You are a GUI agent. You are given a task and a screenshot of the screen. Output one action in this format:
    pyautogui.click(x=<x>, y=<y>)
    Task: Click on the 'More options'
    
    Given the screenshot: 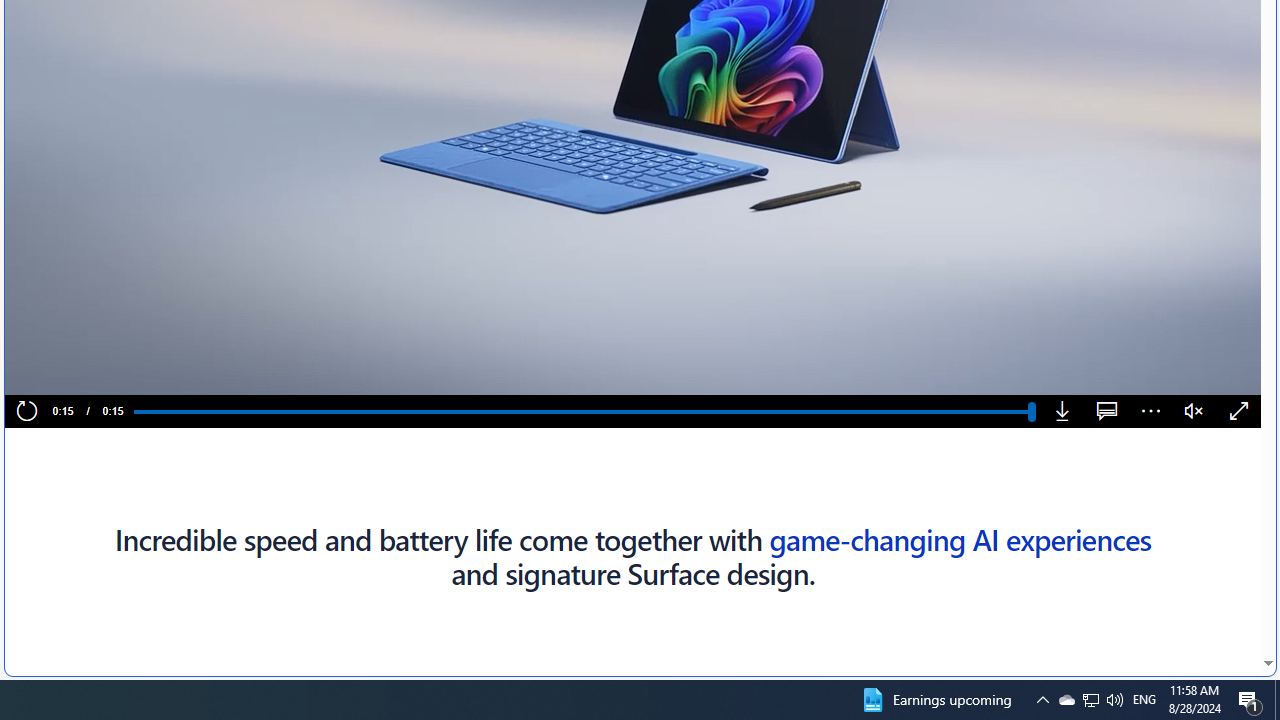 What is the action you would take?
    pyautogui.click(x=1150, y=411)
    